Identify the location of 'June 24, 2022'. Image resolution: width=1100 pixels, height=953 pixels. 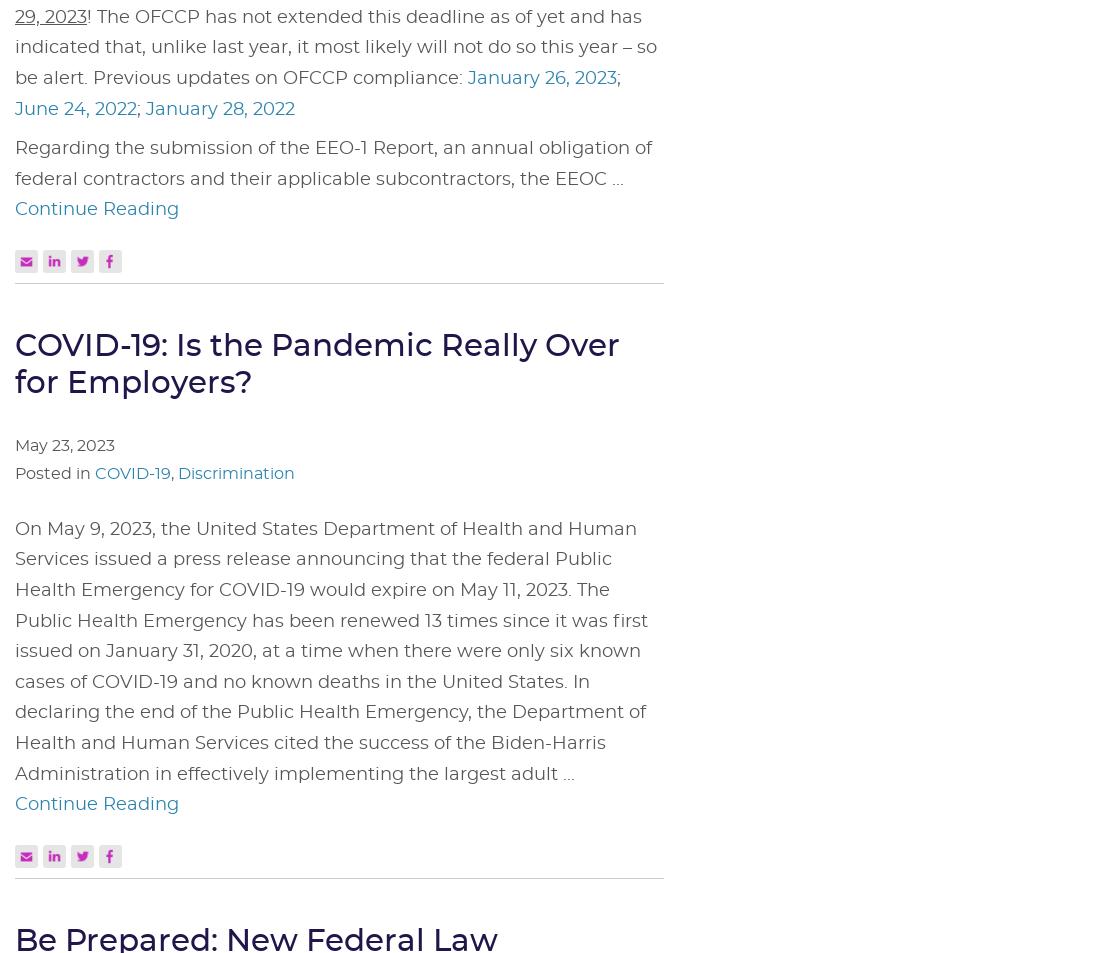
(76, 108).